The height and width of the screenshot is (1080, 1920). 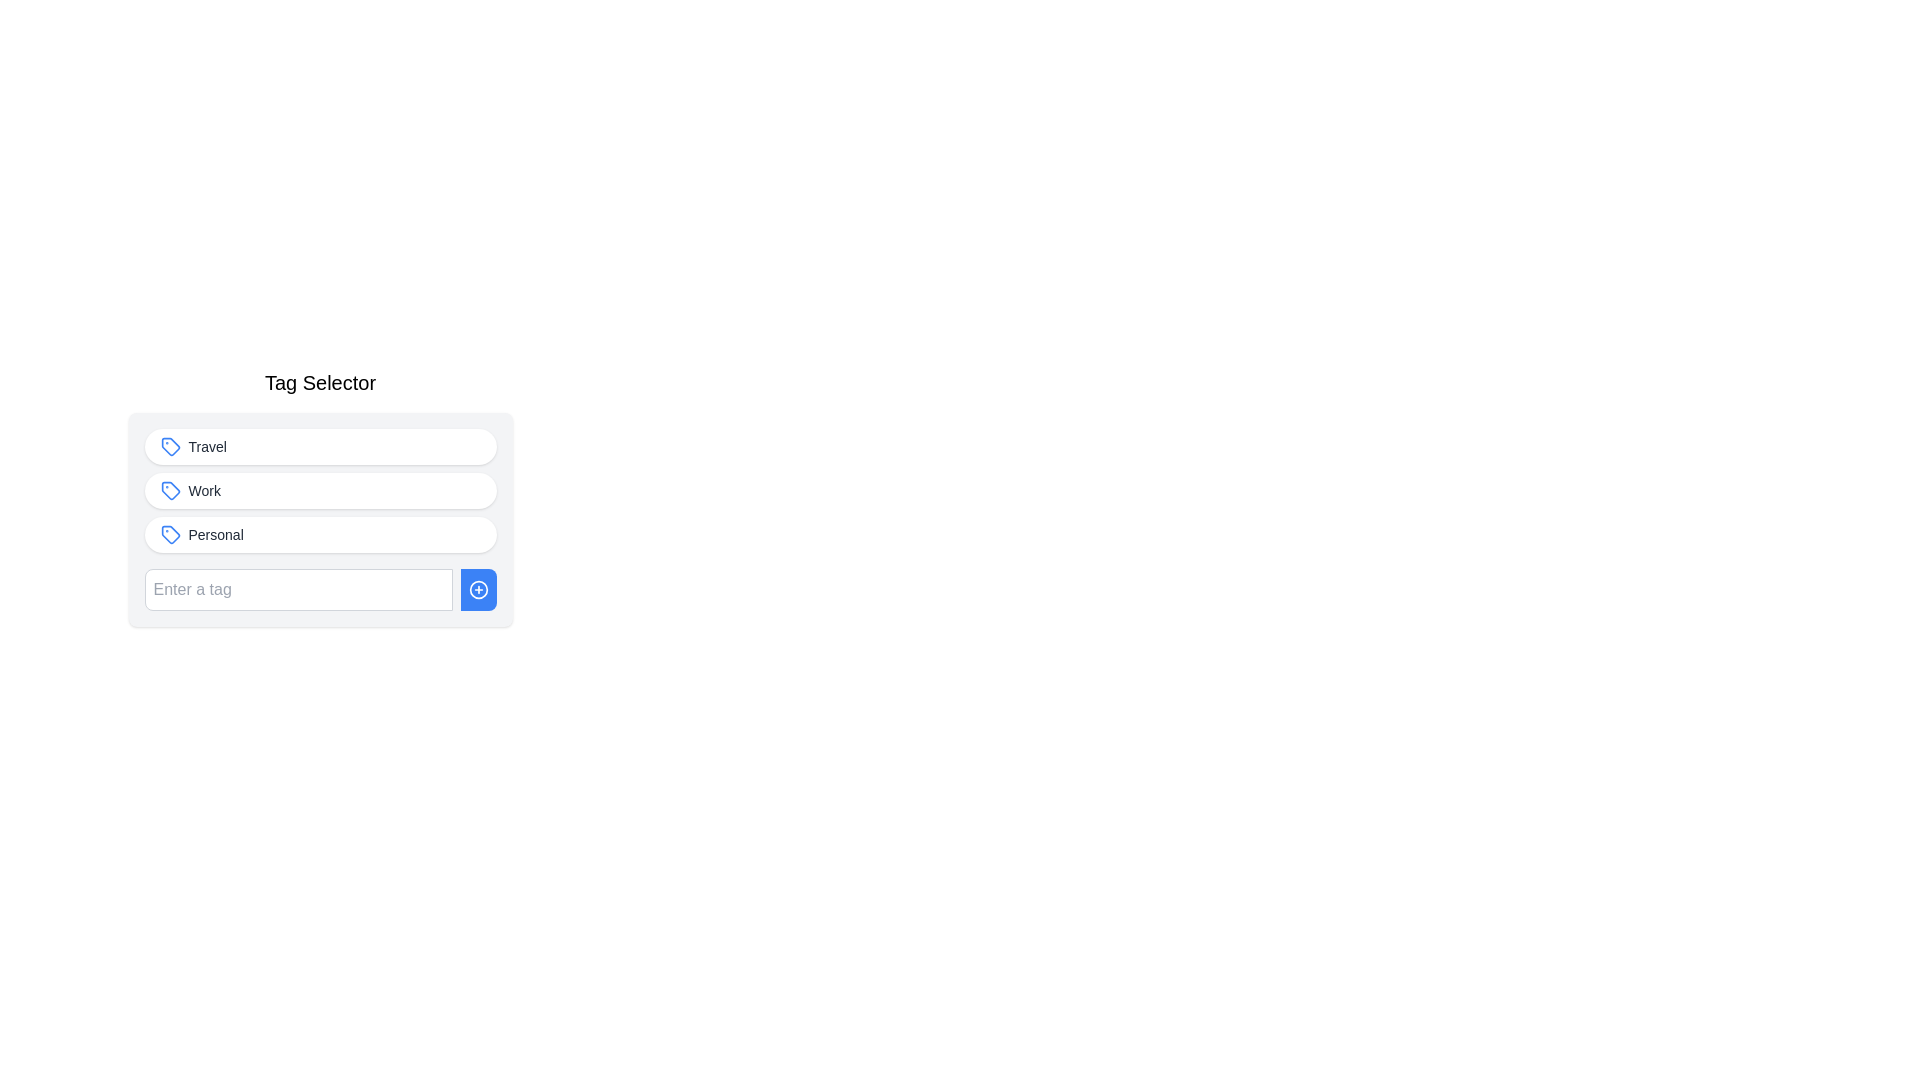 What do you see at coordinates (477, 589) in the screenshot?
I see `the 'Add' button located at the far-right end of the input group` at bounding box center [477, 589].